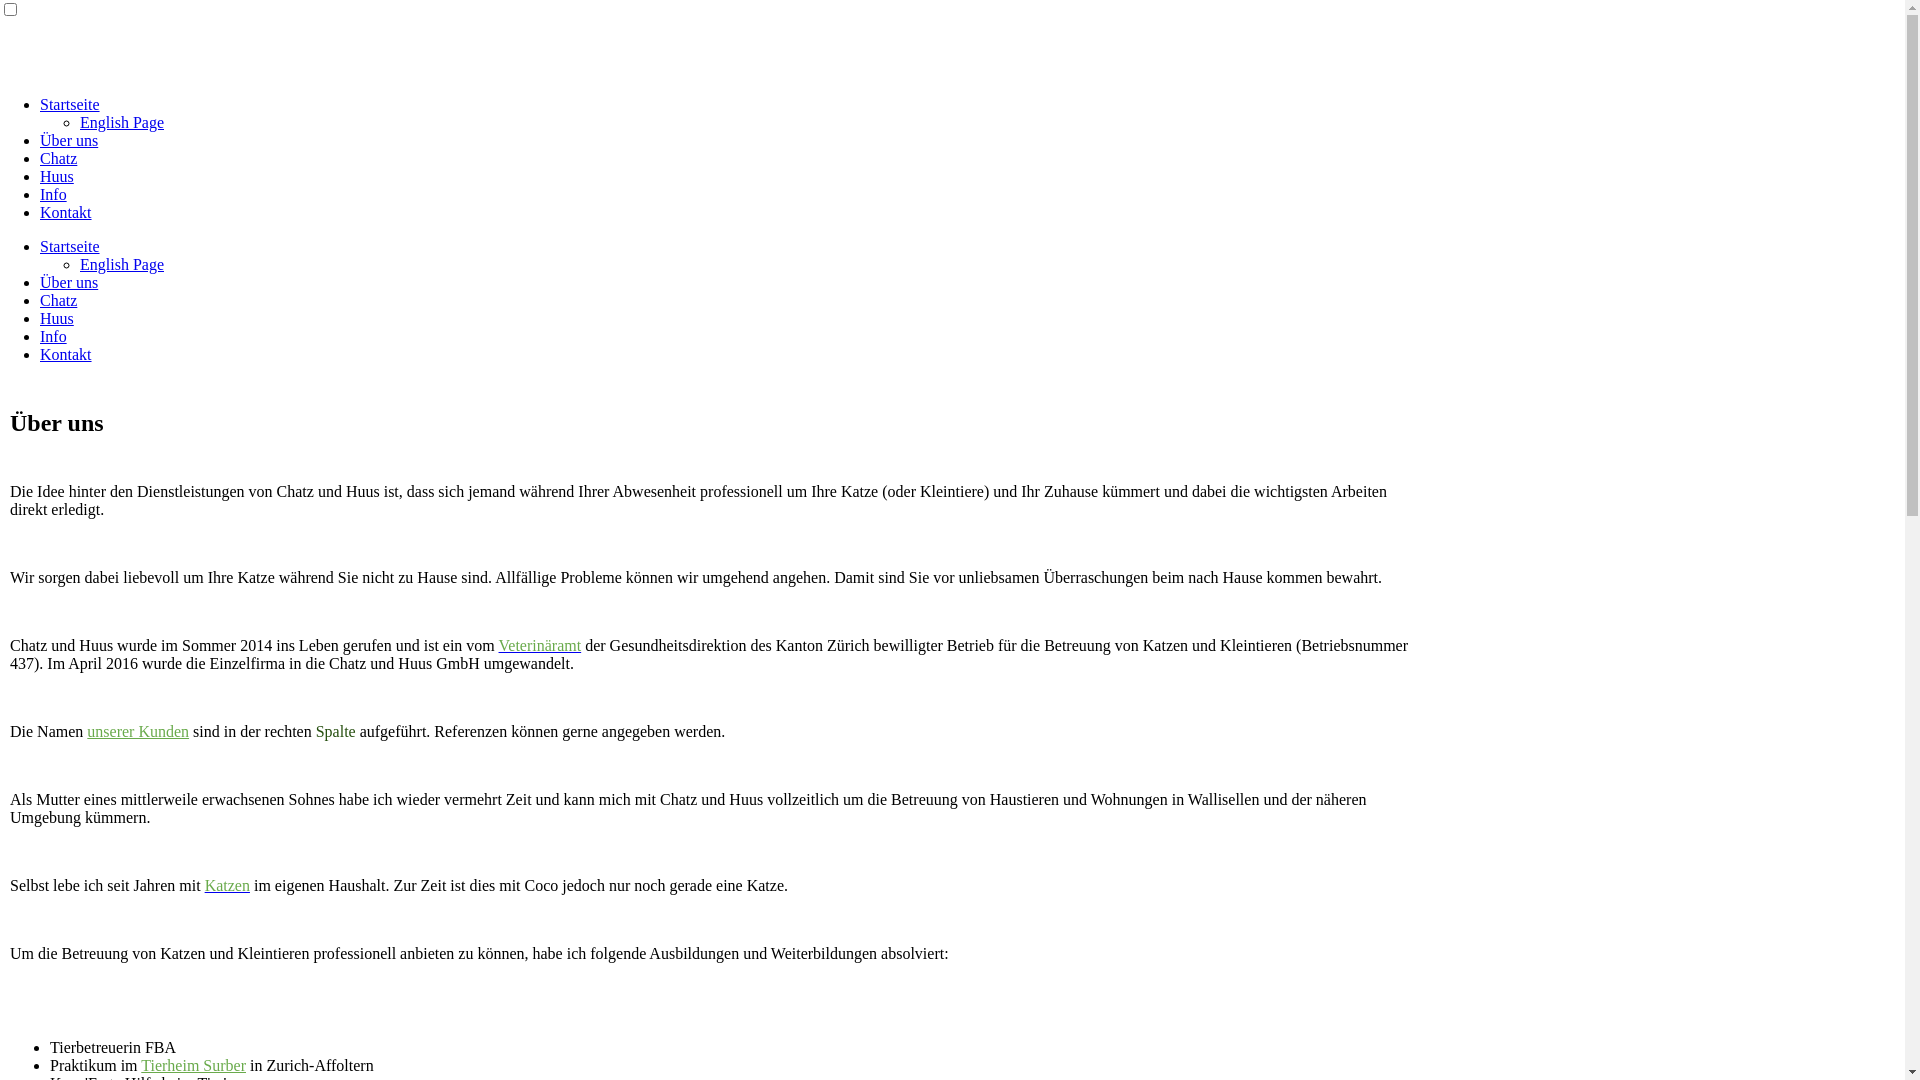 This screenshot has width=1920, height=1080. Describe the element at coordinates (53, 335) in the screenshot. I see `'Info'` at that location.